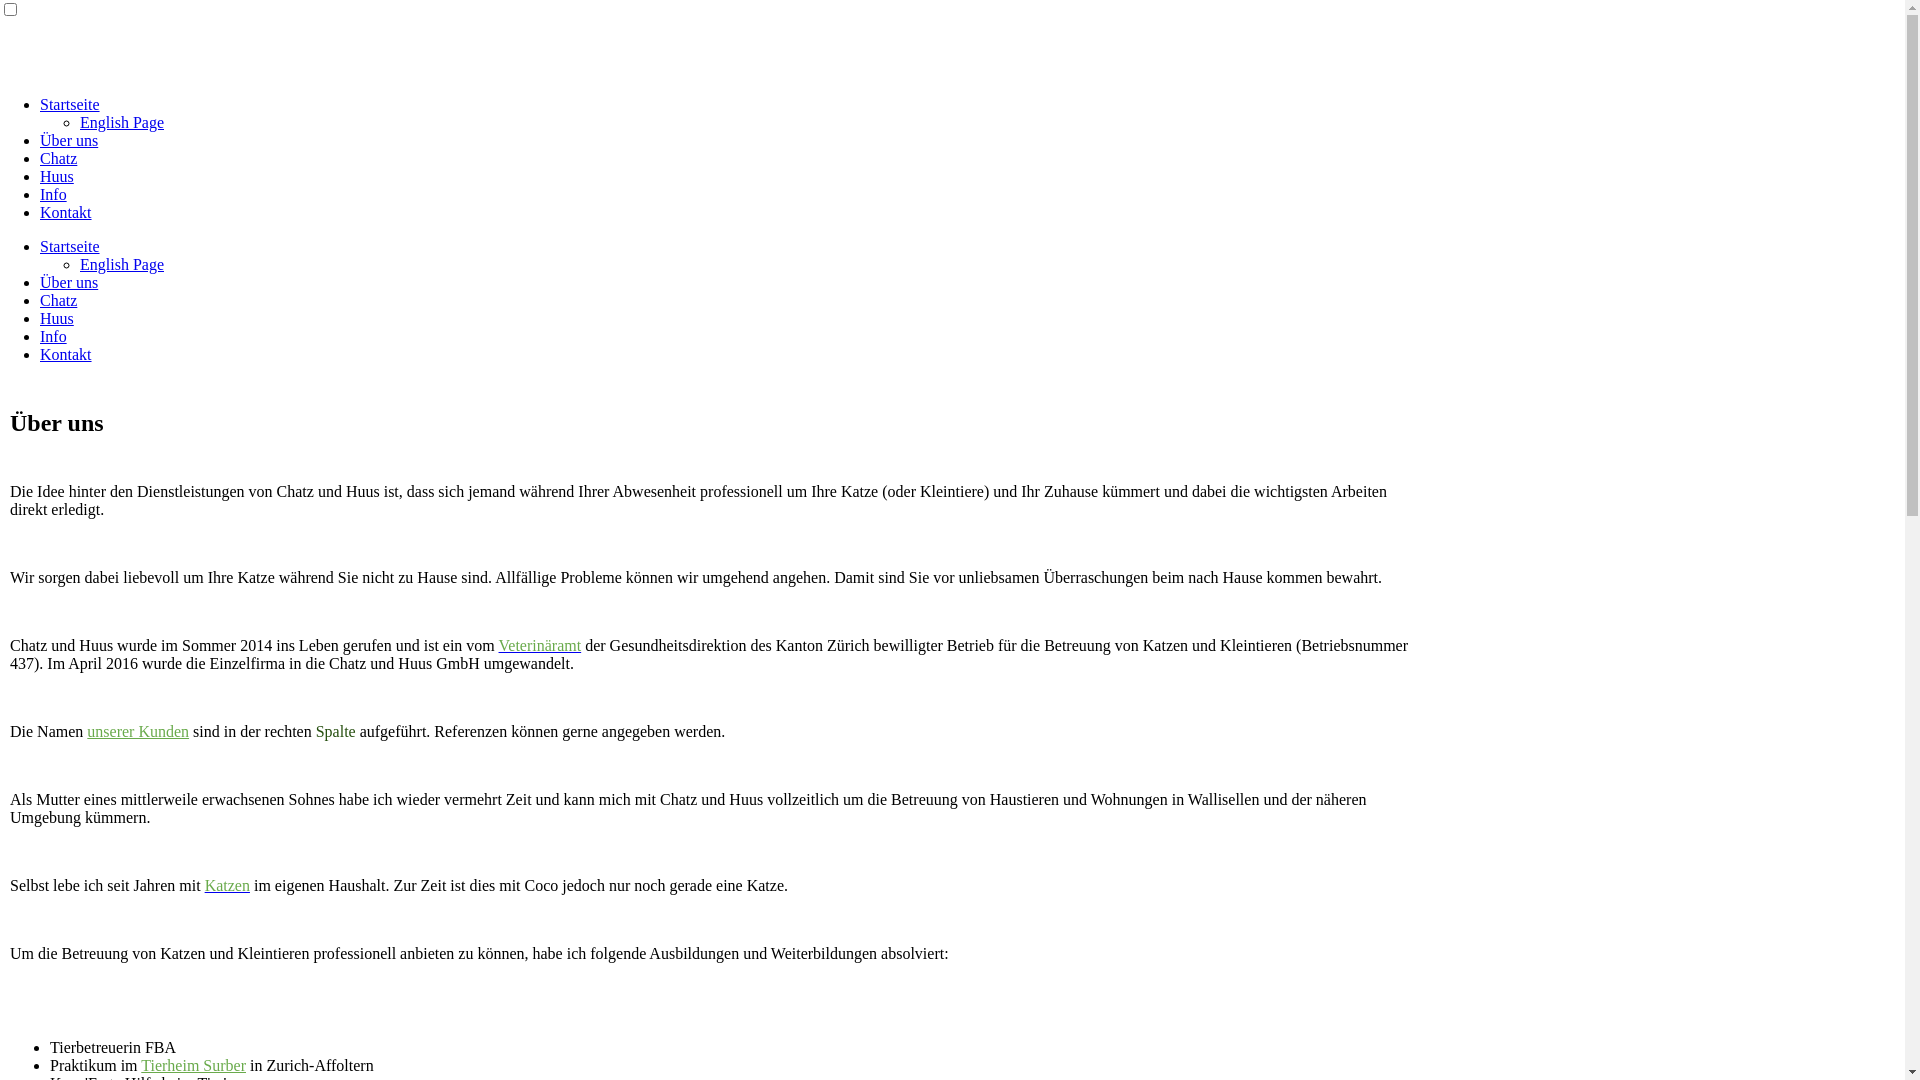 This screenshot has width=1920, height=1080. Describe the element at coordinates (53, 335) in the screenshot. I see `'Info'` at that location.